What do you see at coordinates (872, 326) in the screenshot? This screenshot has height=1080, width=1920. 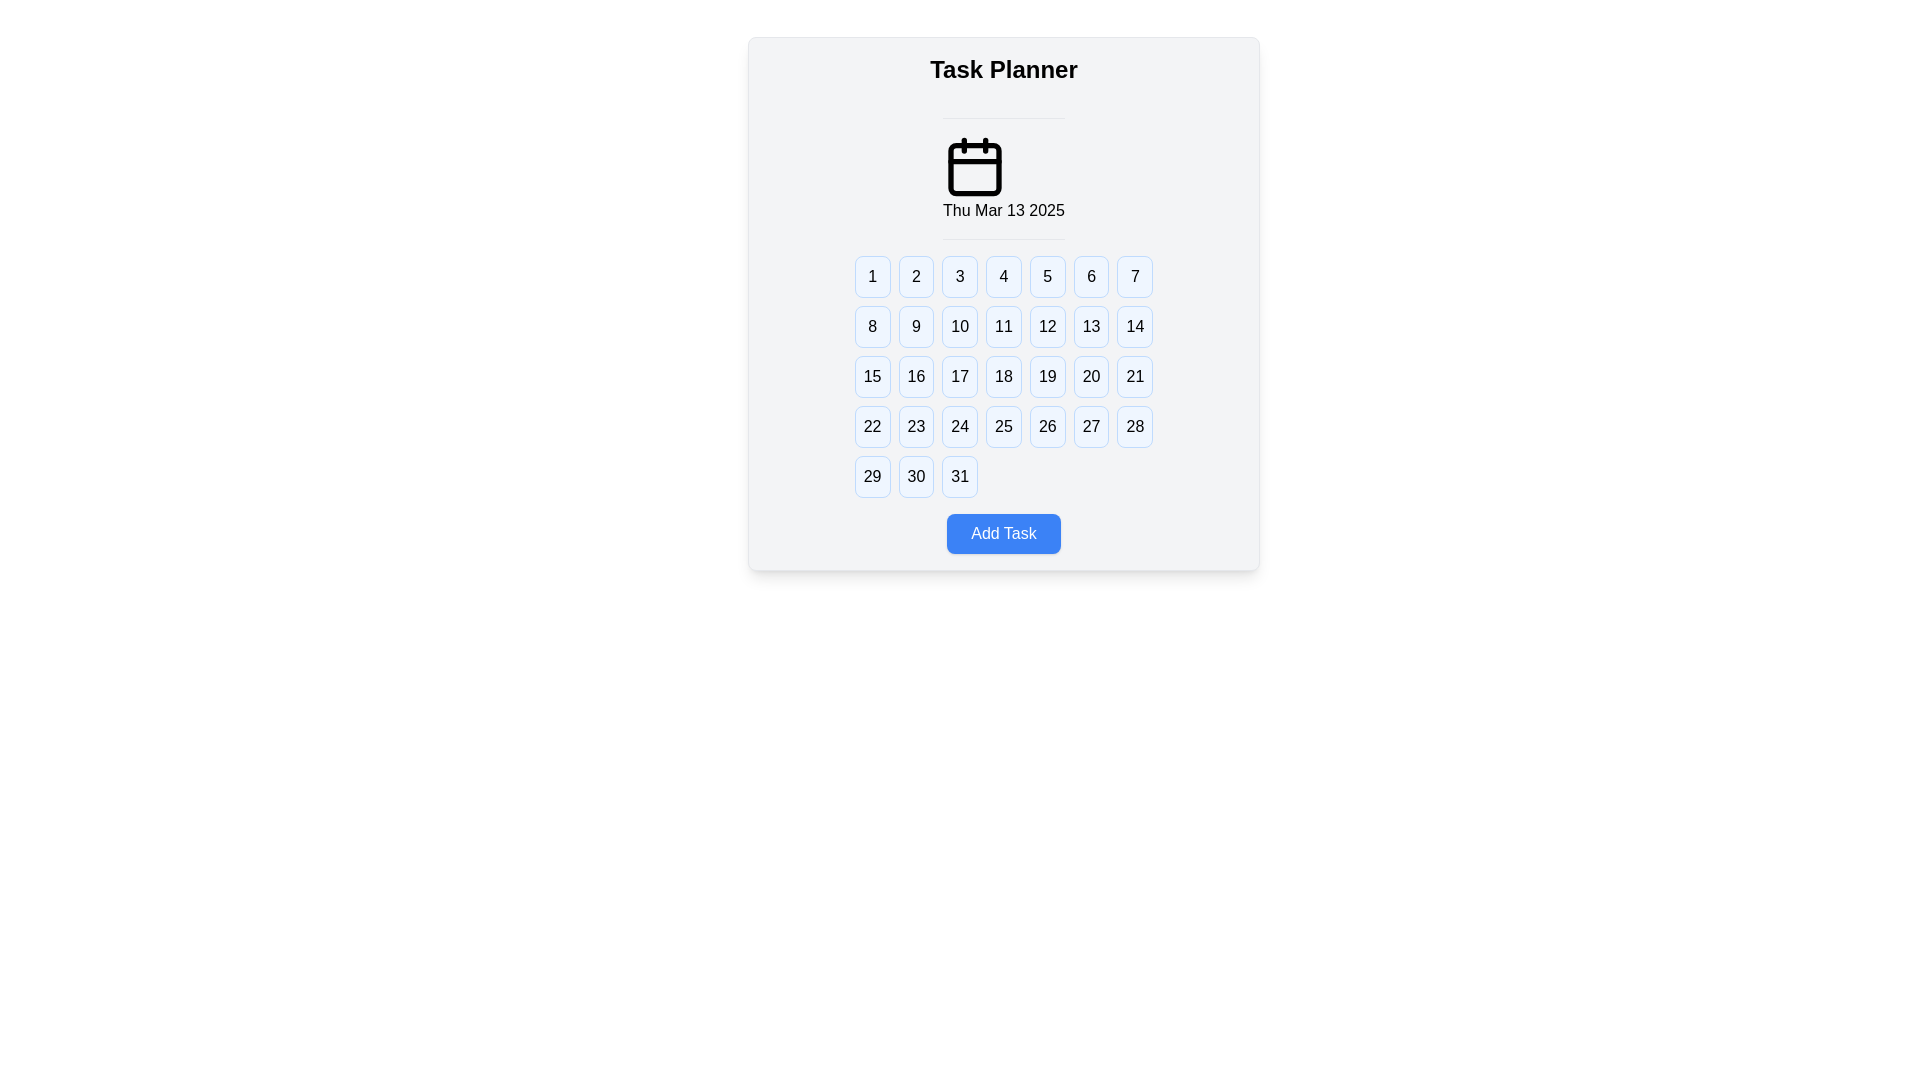 I see `the button representing the date '8' in the calendar interface` at bounding box center [872, 326].